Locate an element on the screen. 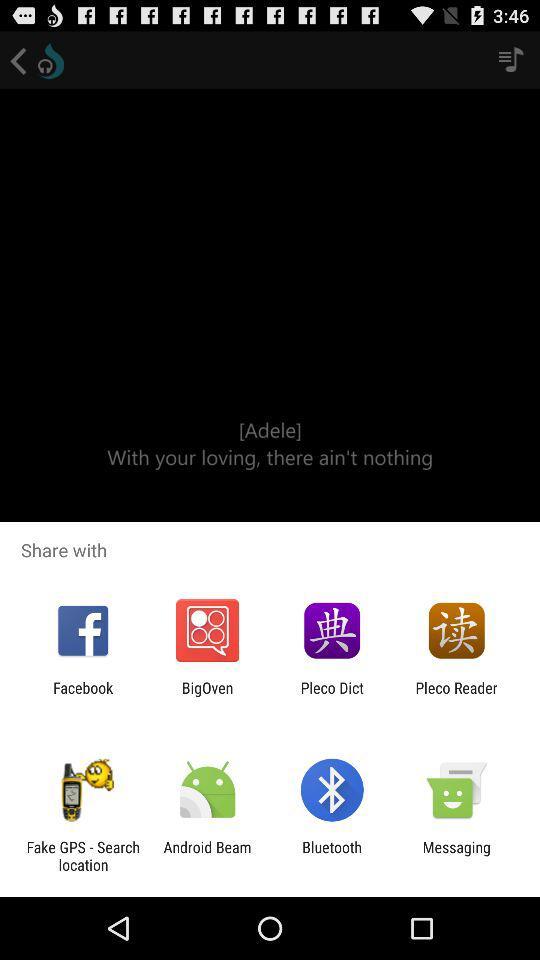 This screenshot has height=960, width=540. the app to the left of android beam is located at coordinates (82, 855).